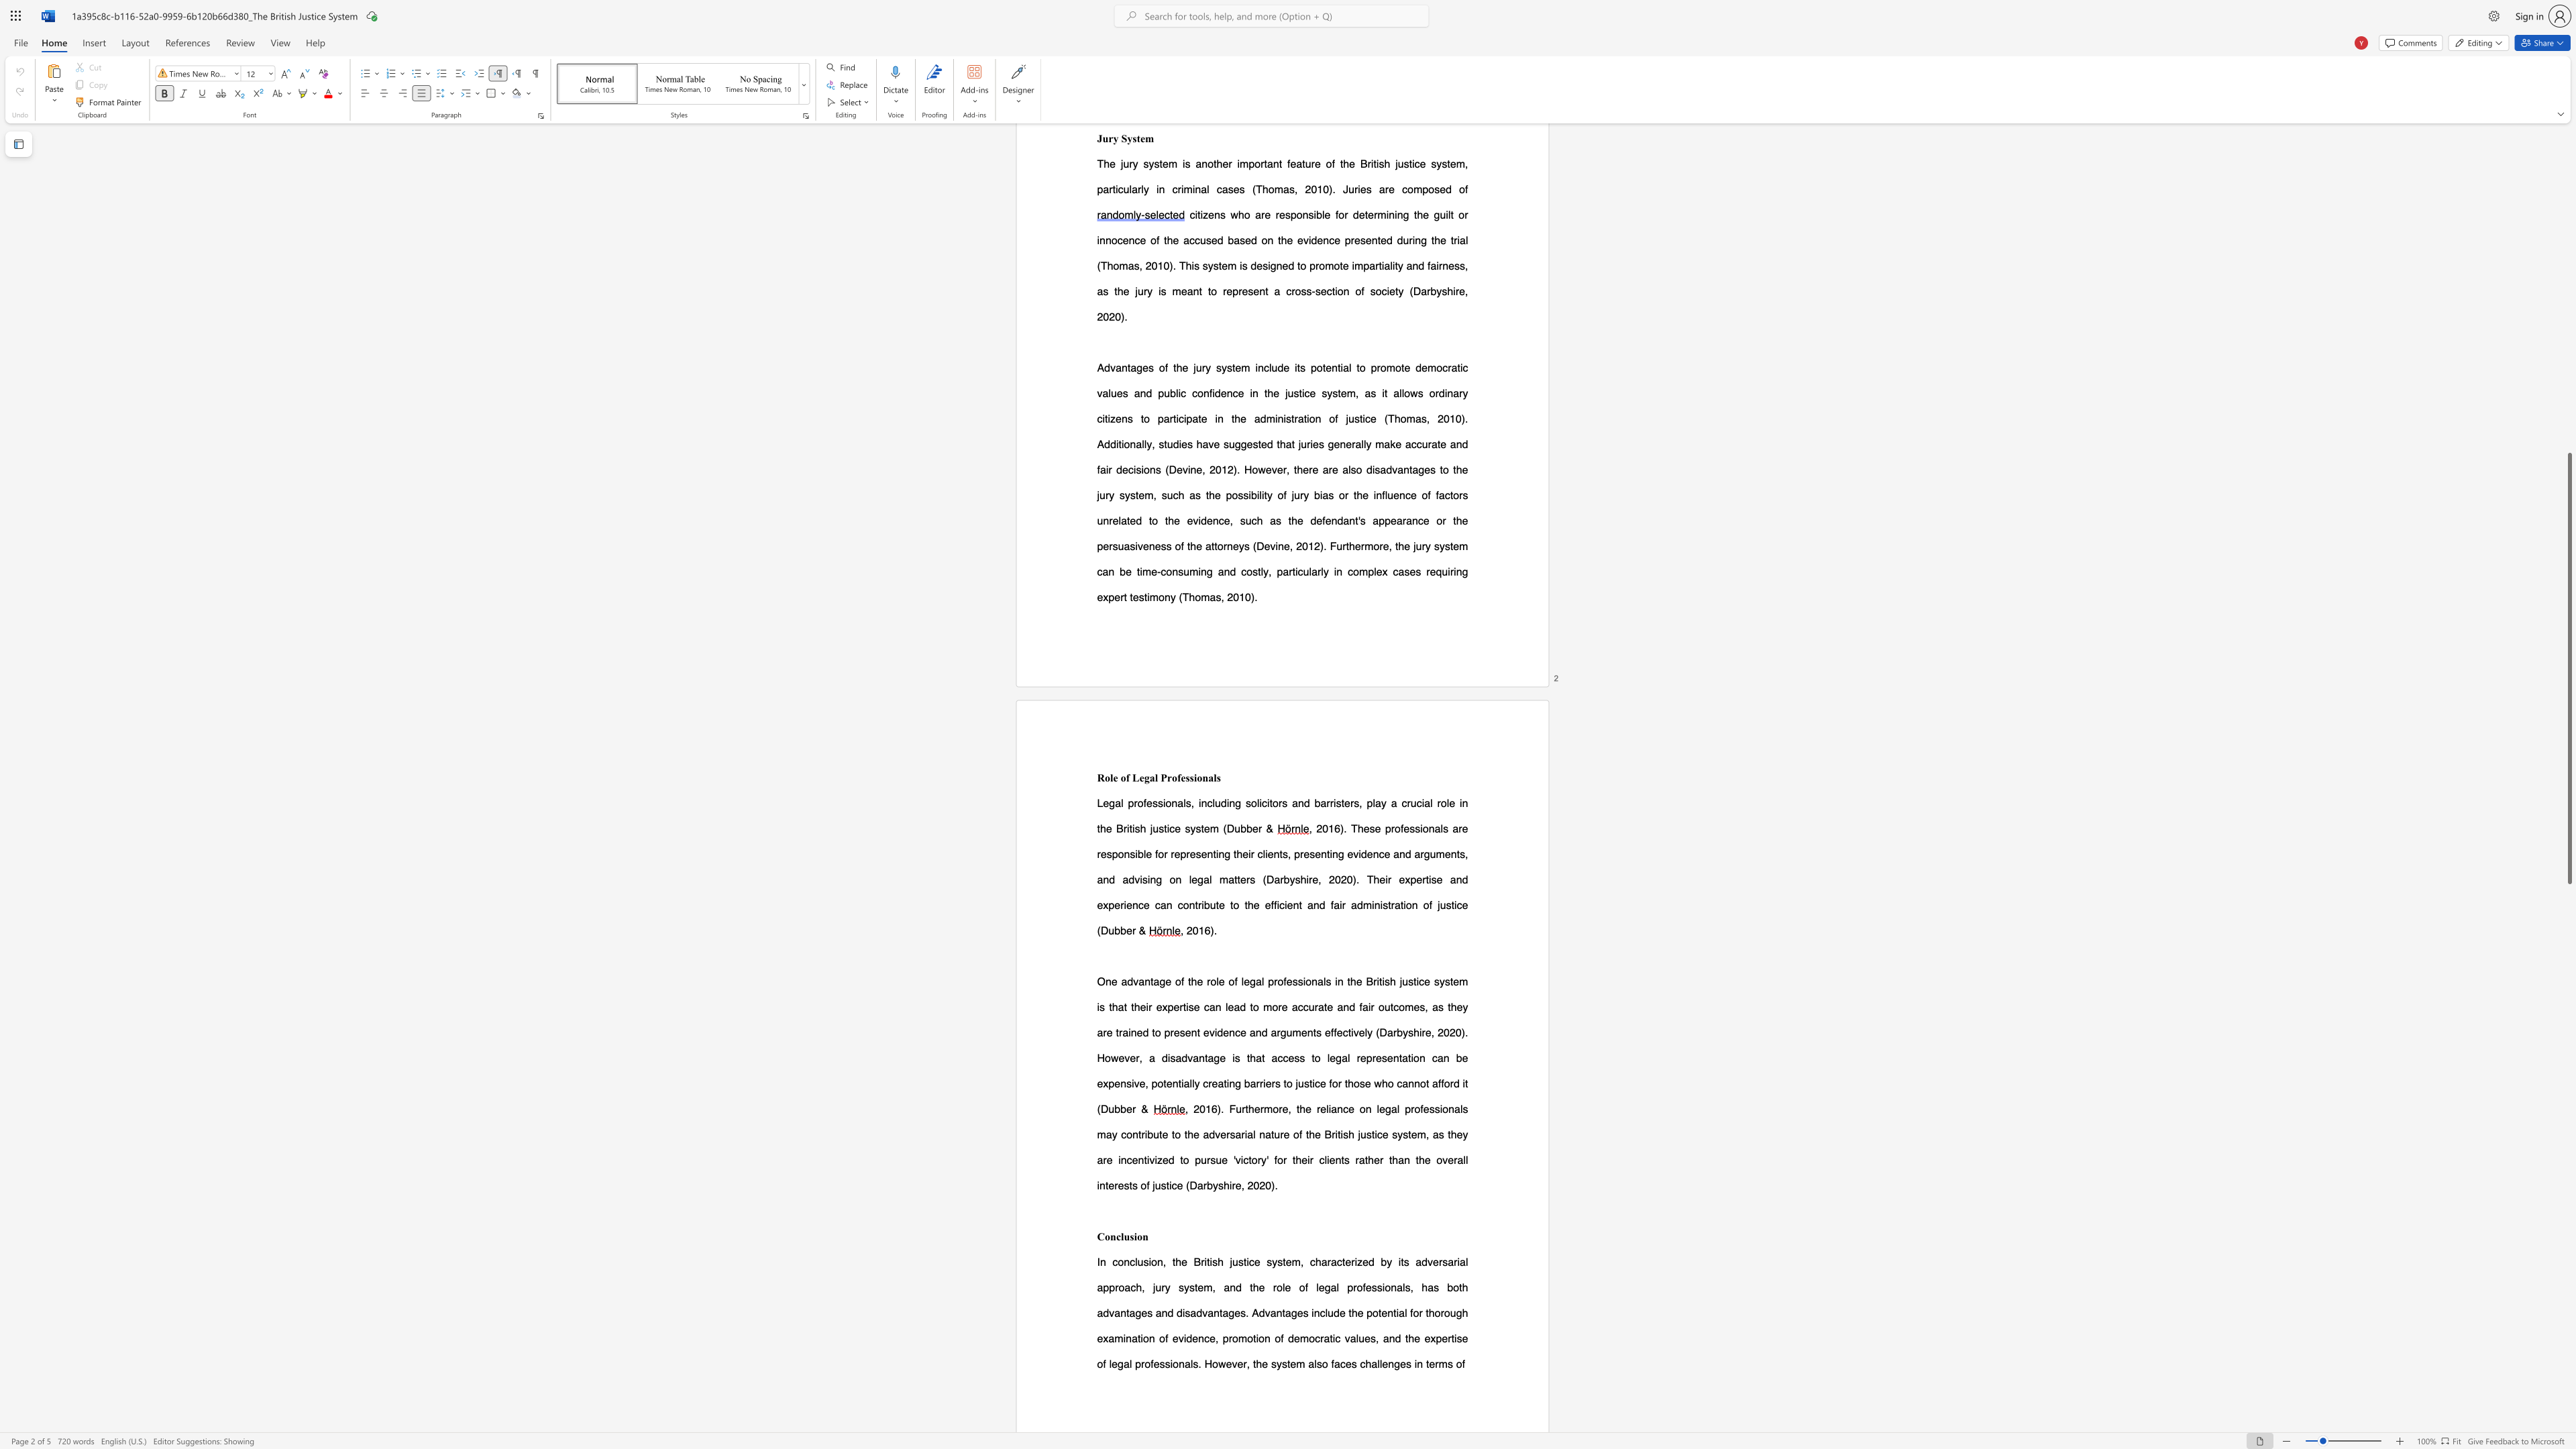 This screenshot has width=2576, height=1449. What do you see at coordinates (1132, 1006) in the screenshot?
I see `the 9th character "t" in the text` at bounding box center [1132, 1006].